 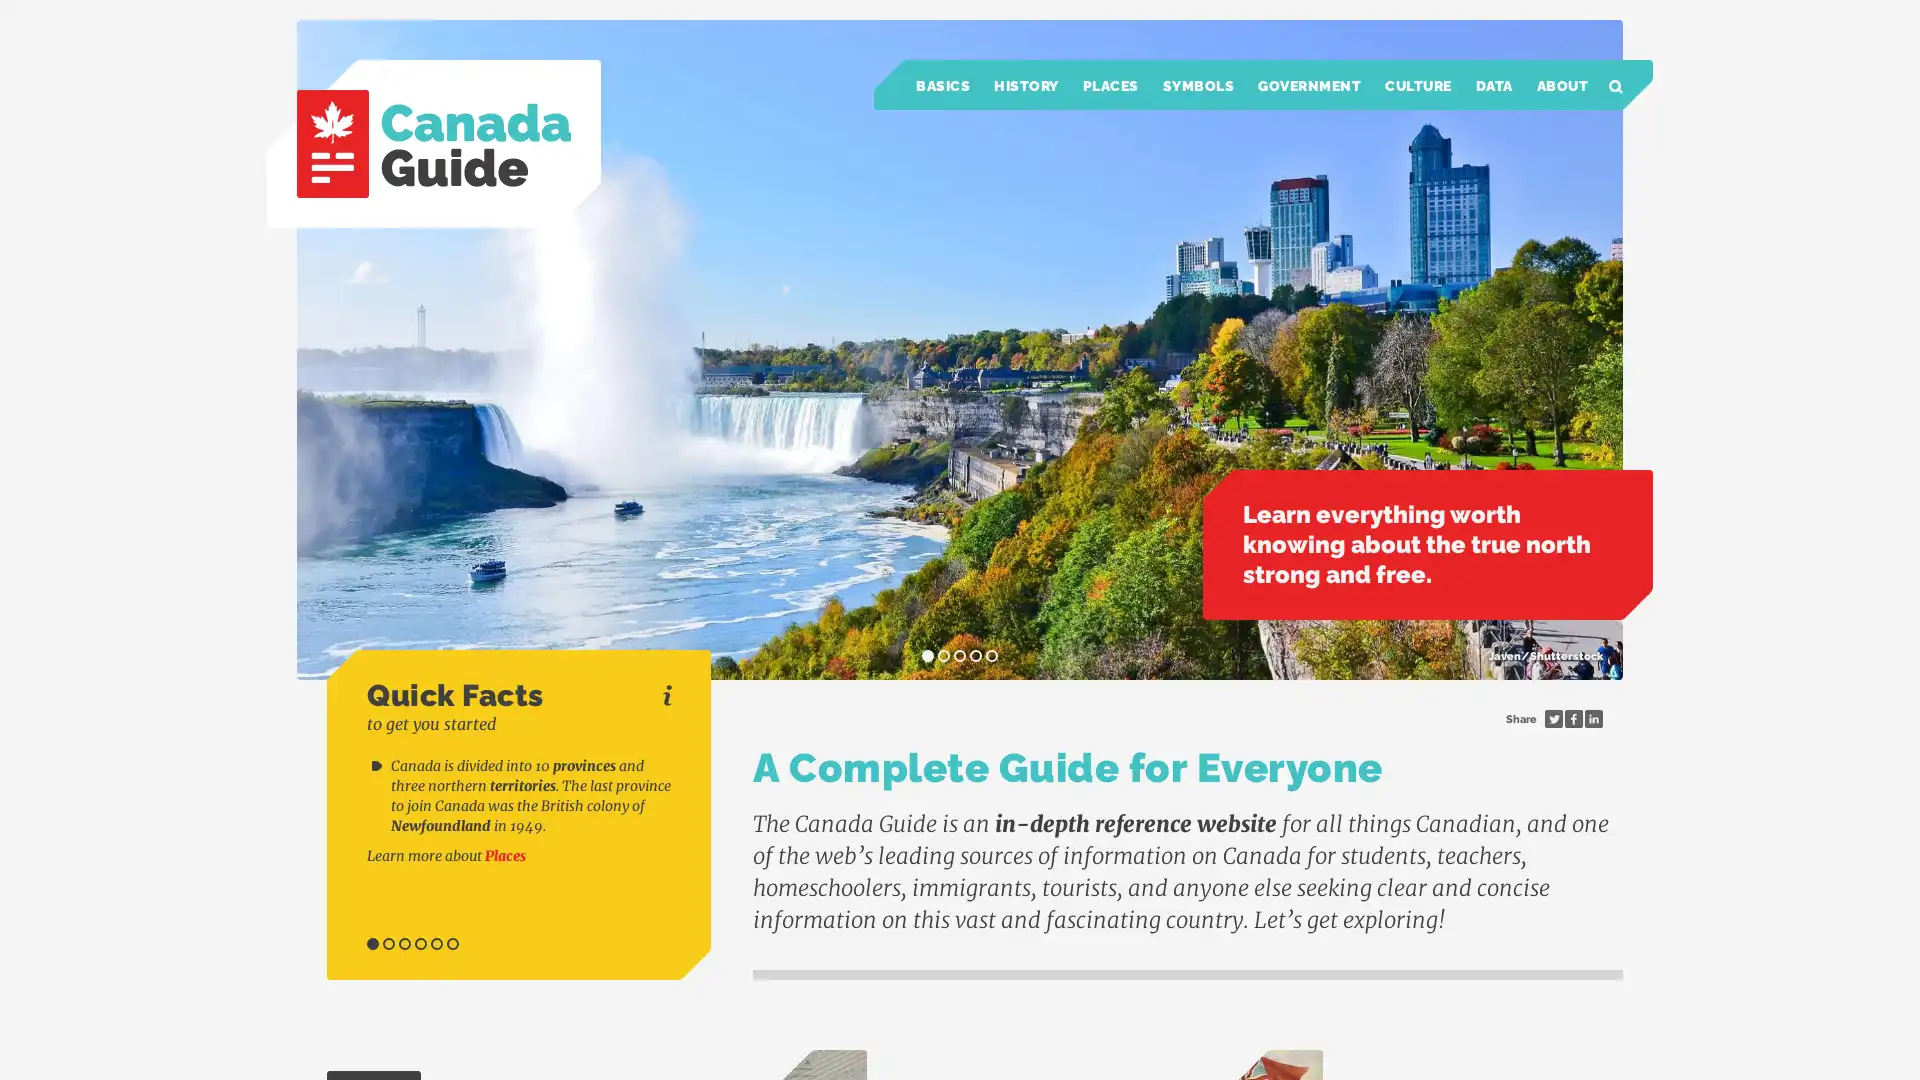 What do you see at coordinates (435, 944) in the screenshot?
I see `Go to slide 5` at bounding box center [435, 944].